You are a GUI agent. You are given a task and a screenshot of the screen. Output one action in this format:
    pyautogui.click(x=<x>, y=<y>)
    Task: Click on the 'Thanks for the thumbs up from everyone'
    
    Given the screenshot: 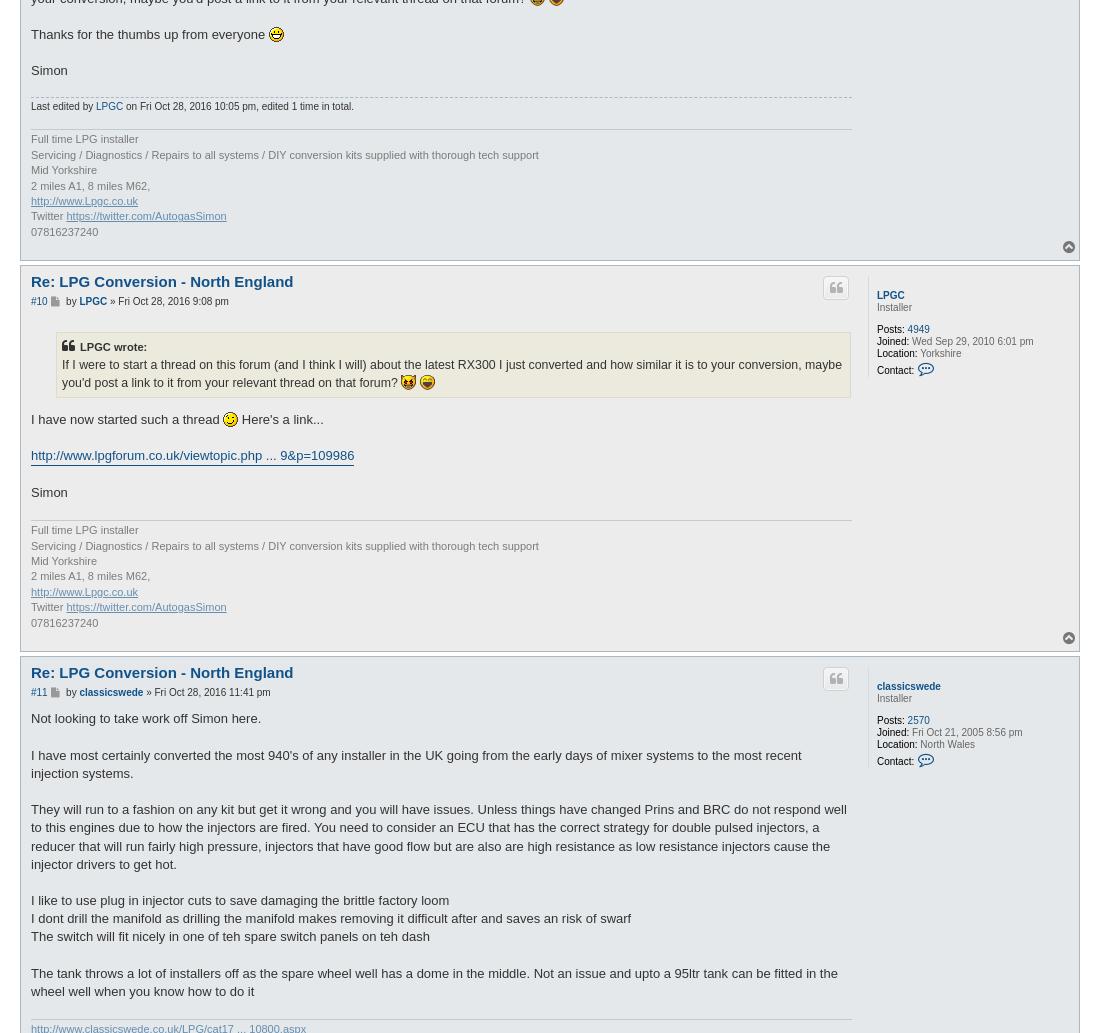 What is the action you would take?
    pyautogui.click(x=148, y=34)
    